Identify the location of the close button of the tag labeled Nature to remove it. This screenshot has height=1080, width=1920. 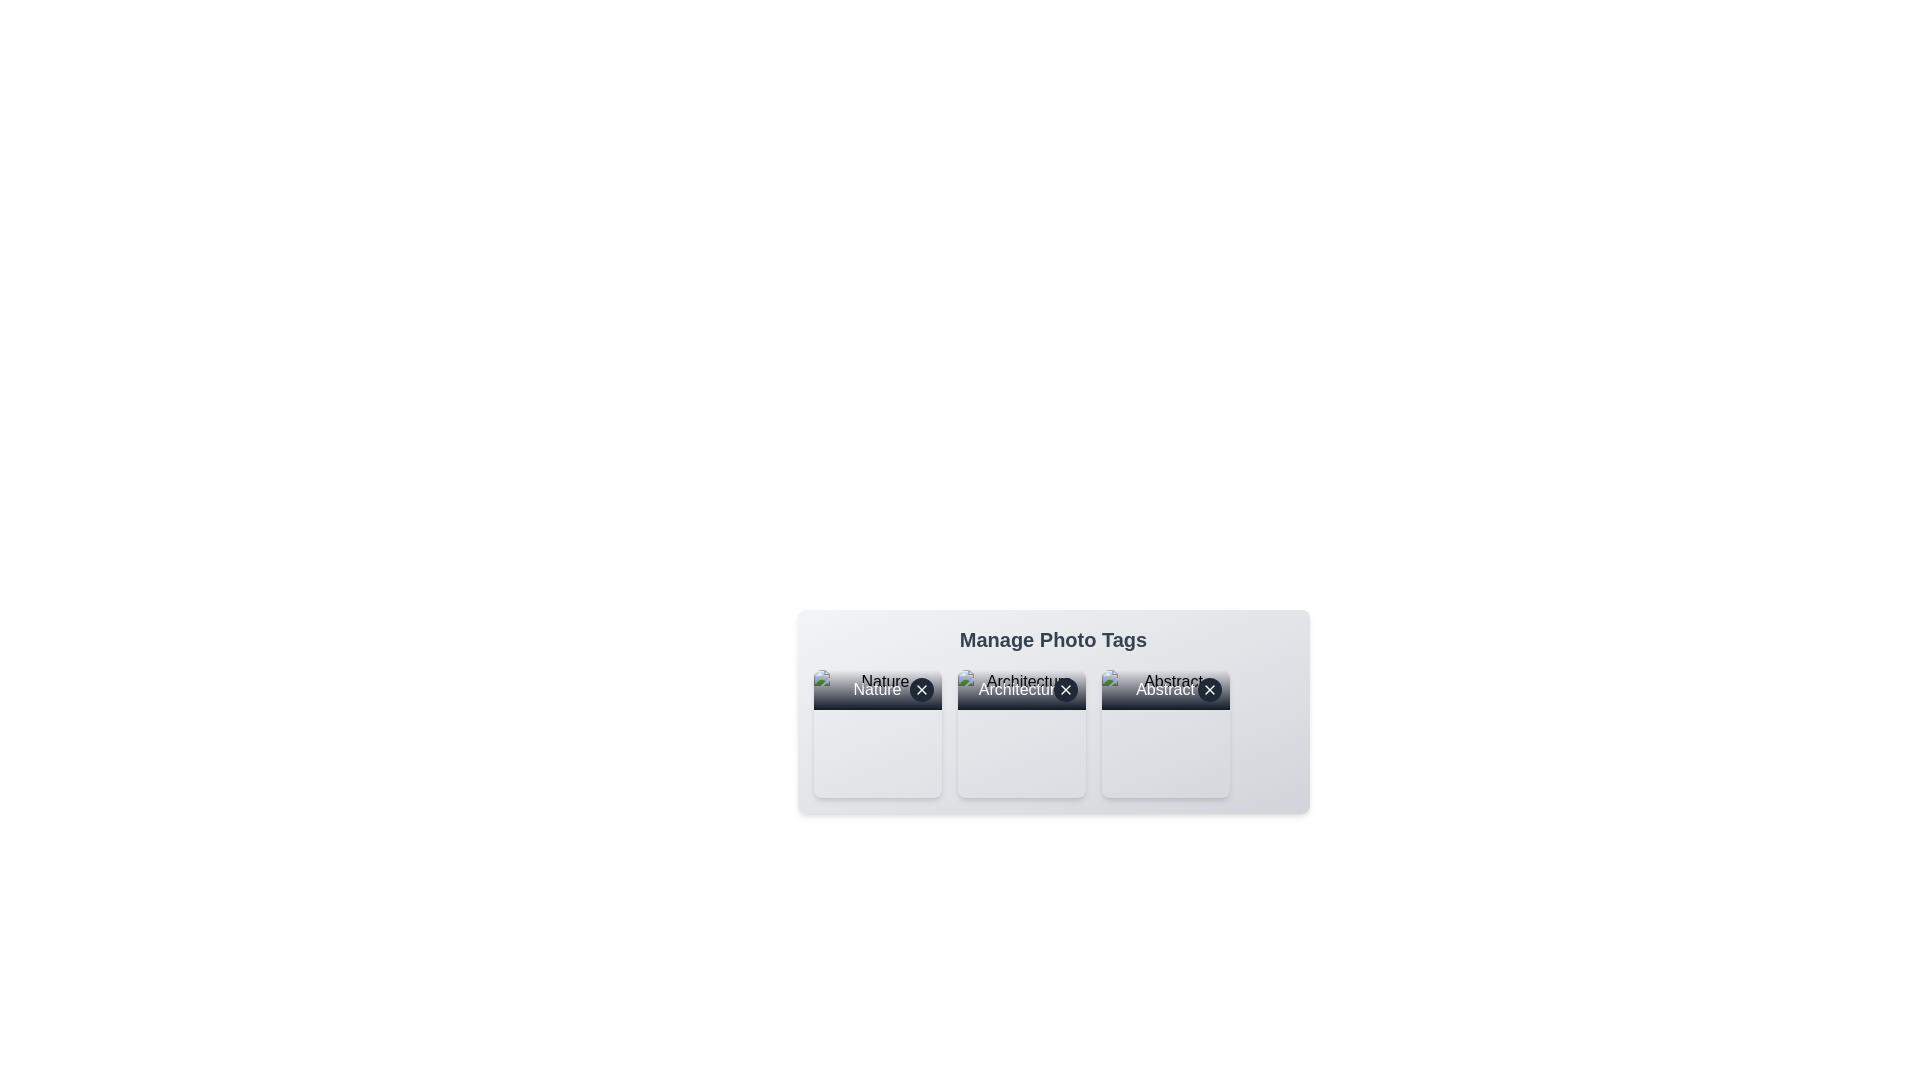
(920, 689).